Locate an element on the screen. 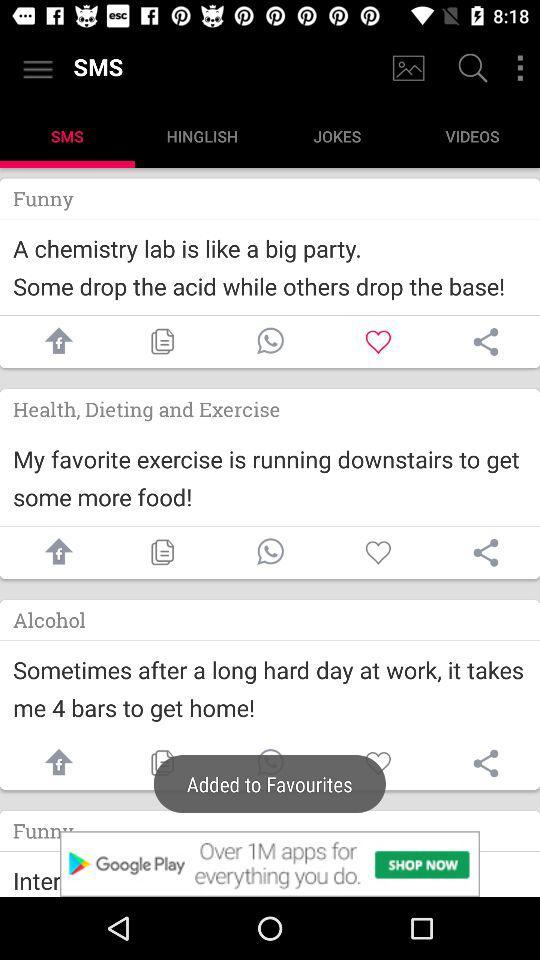 This screenshot has width=540, height=960. settings is located at coordinates (520, 68).